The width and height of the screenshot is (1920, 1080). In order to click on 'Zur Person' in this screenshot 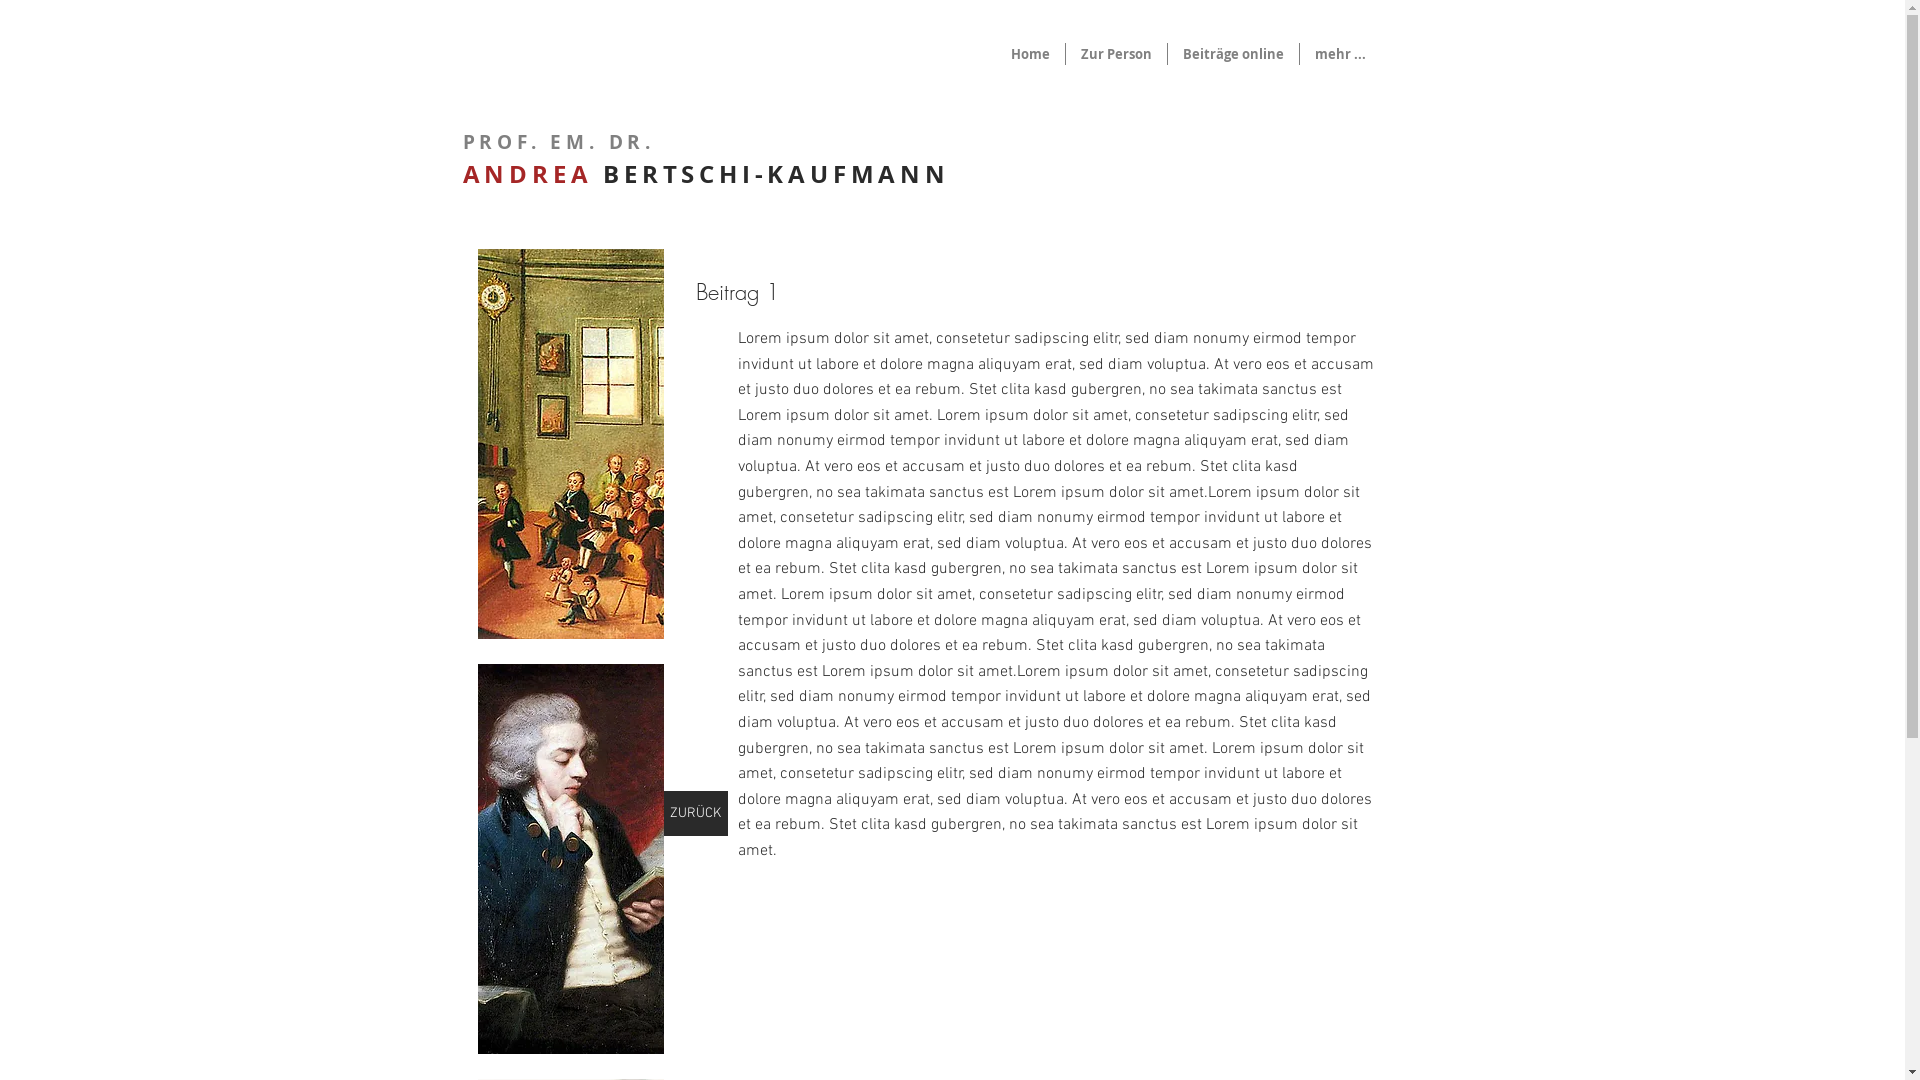, I will do `click(1115, 53)`.